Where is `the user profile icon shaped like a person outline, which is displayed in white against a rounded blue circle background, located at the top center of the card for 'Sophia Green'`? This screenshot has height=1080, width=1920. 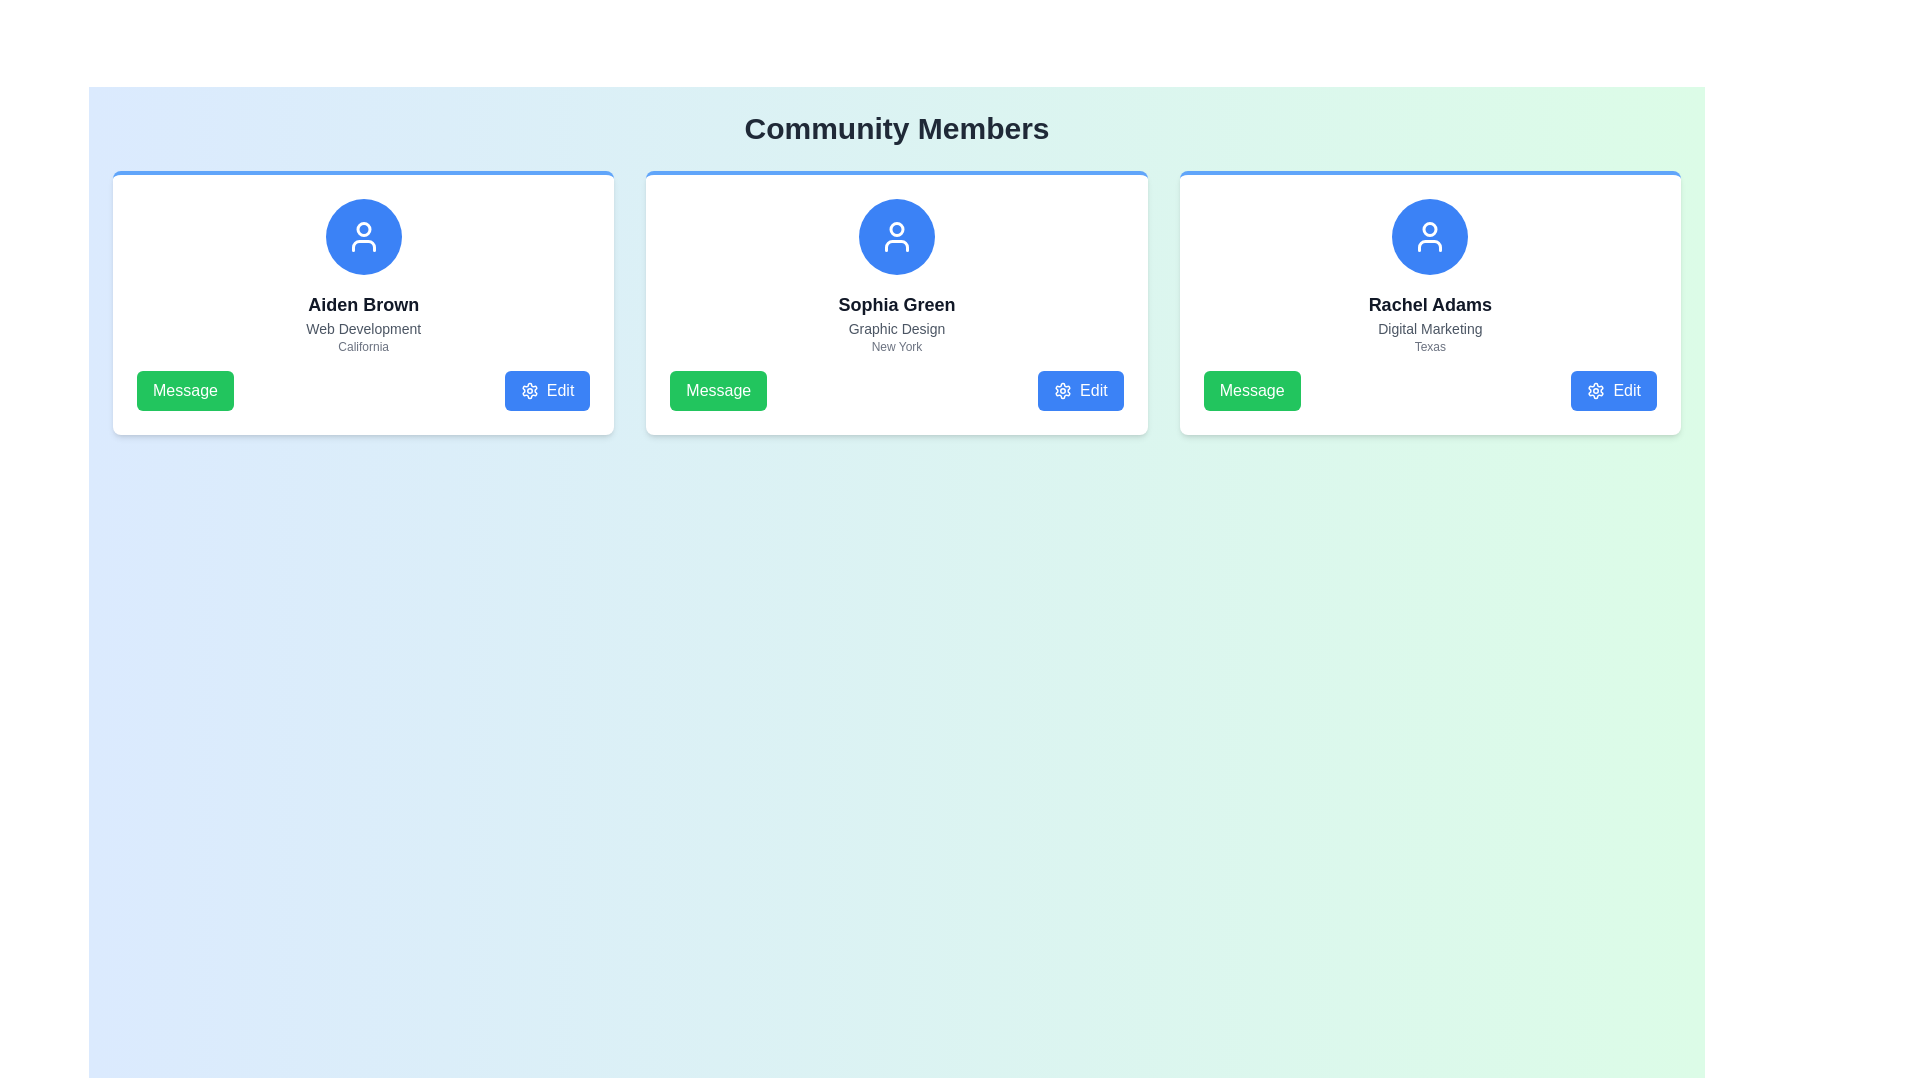
the user profile icon shaped like a person outline, which is displayed in white against a rounded blue circle background, located at the top center of the card for 'Sophia Green' is located at coordinates (896, 235).